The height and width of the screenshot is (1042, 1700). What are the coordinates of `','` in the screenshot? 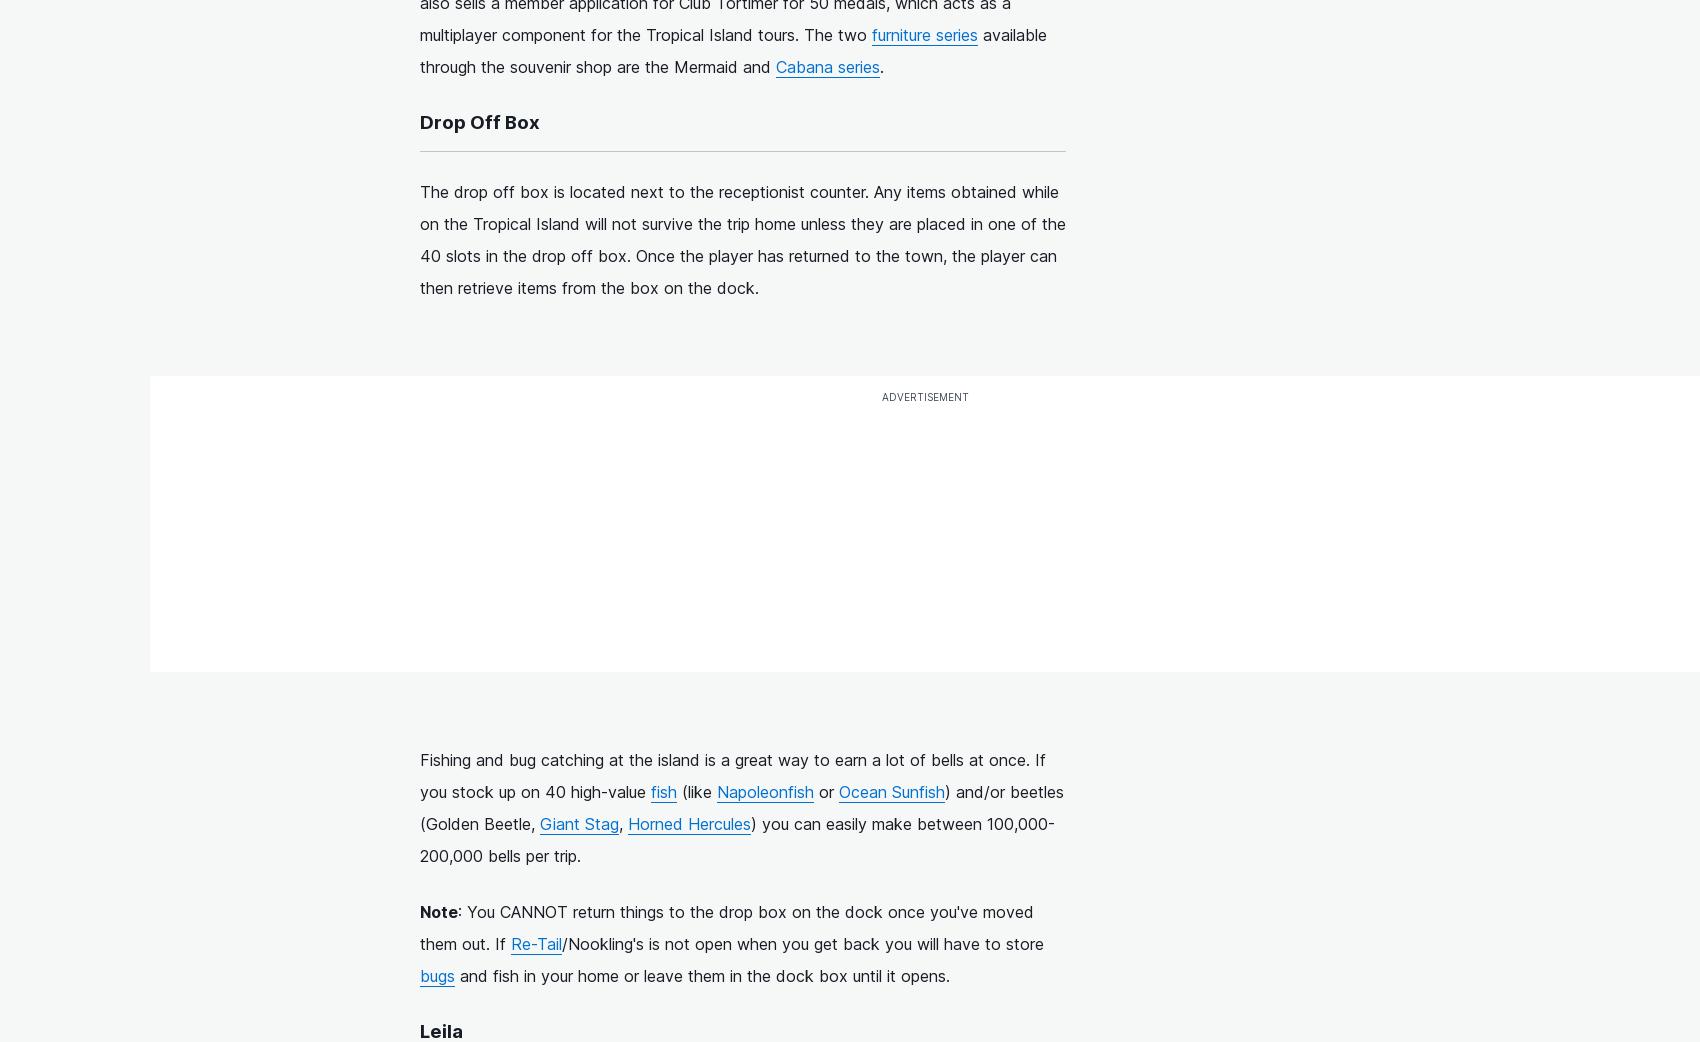 It's located at (622, 822).